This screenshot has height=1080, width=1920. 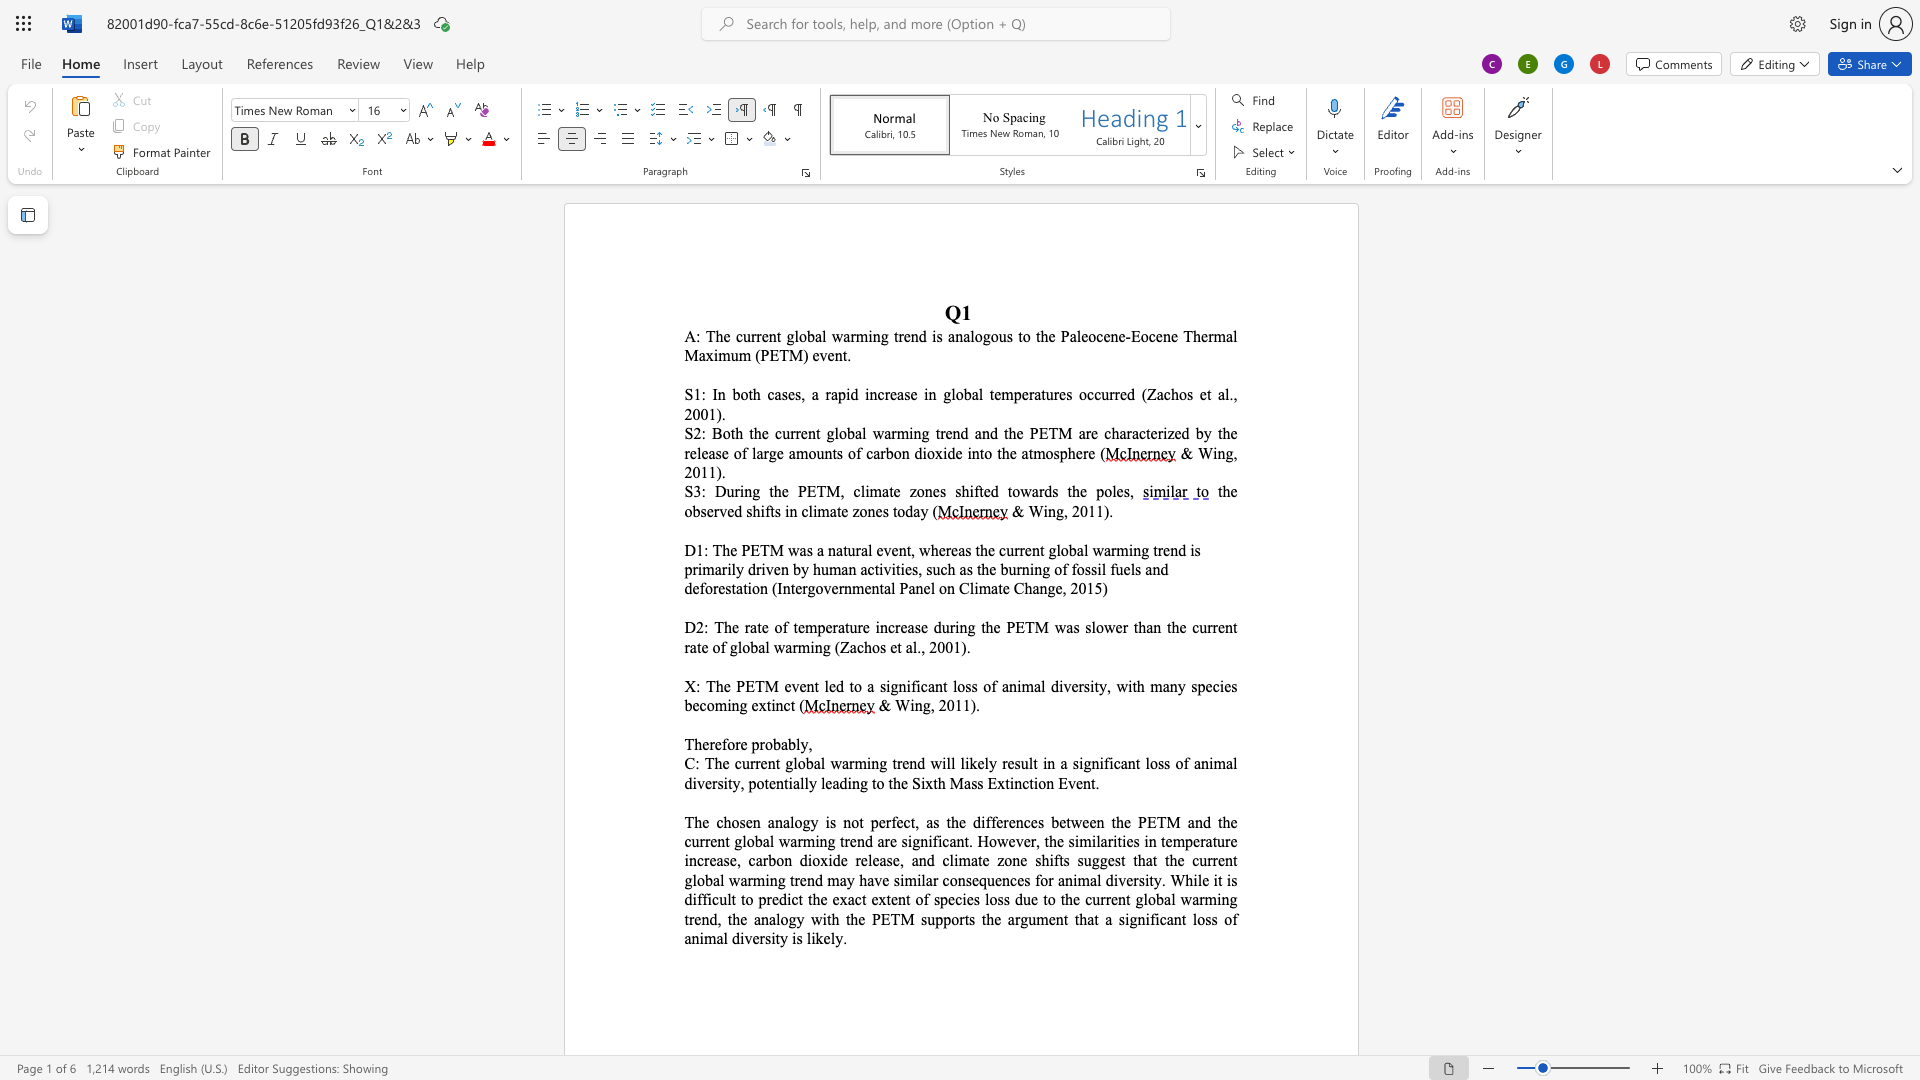 What do you see at coordinates (1135, 335) in the screenshot?
I see `the 1th character "E" in the text` at bounding box center [1135, 335].